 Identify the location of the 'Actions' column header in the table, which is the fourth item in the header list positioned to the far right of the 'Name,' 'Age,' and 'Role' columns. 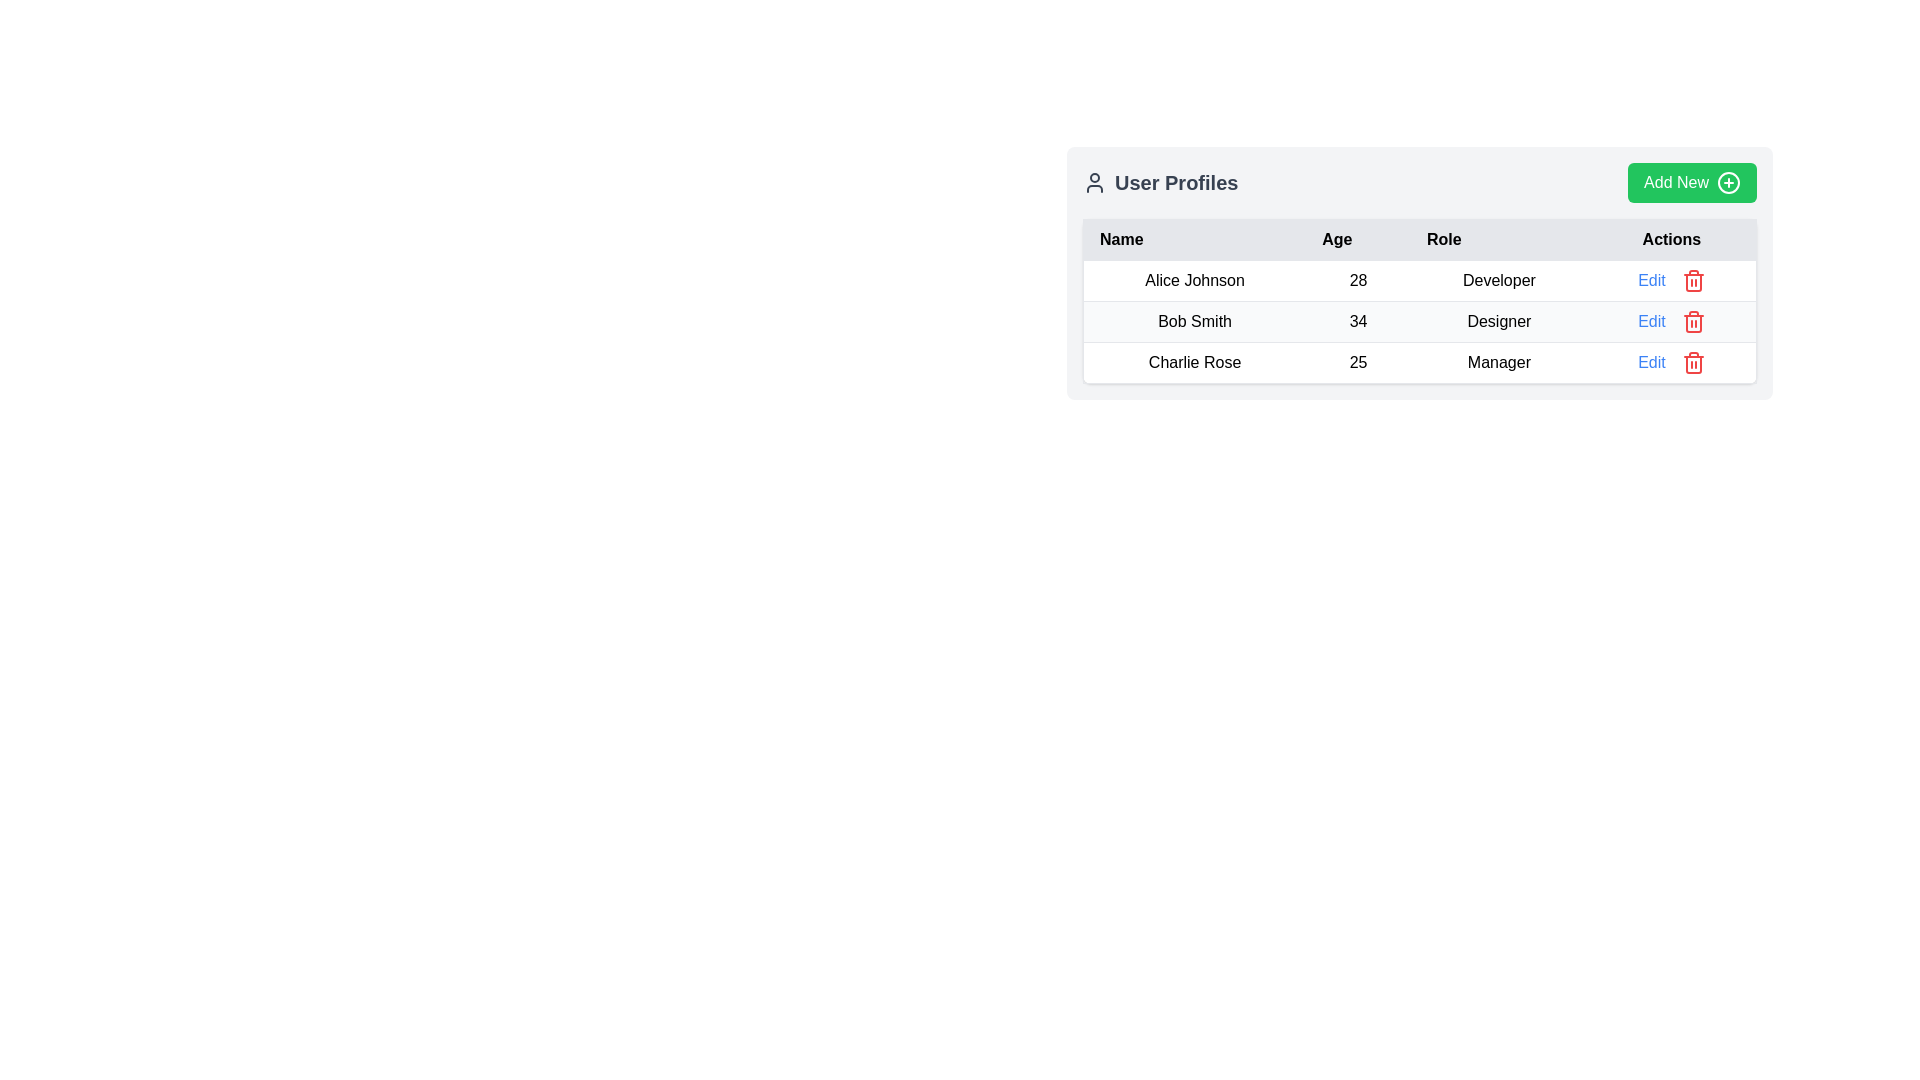
(1672, 238).